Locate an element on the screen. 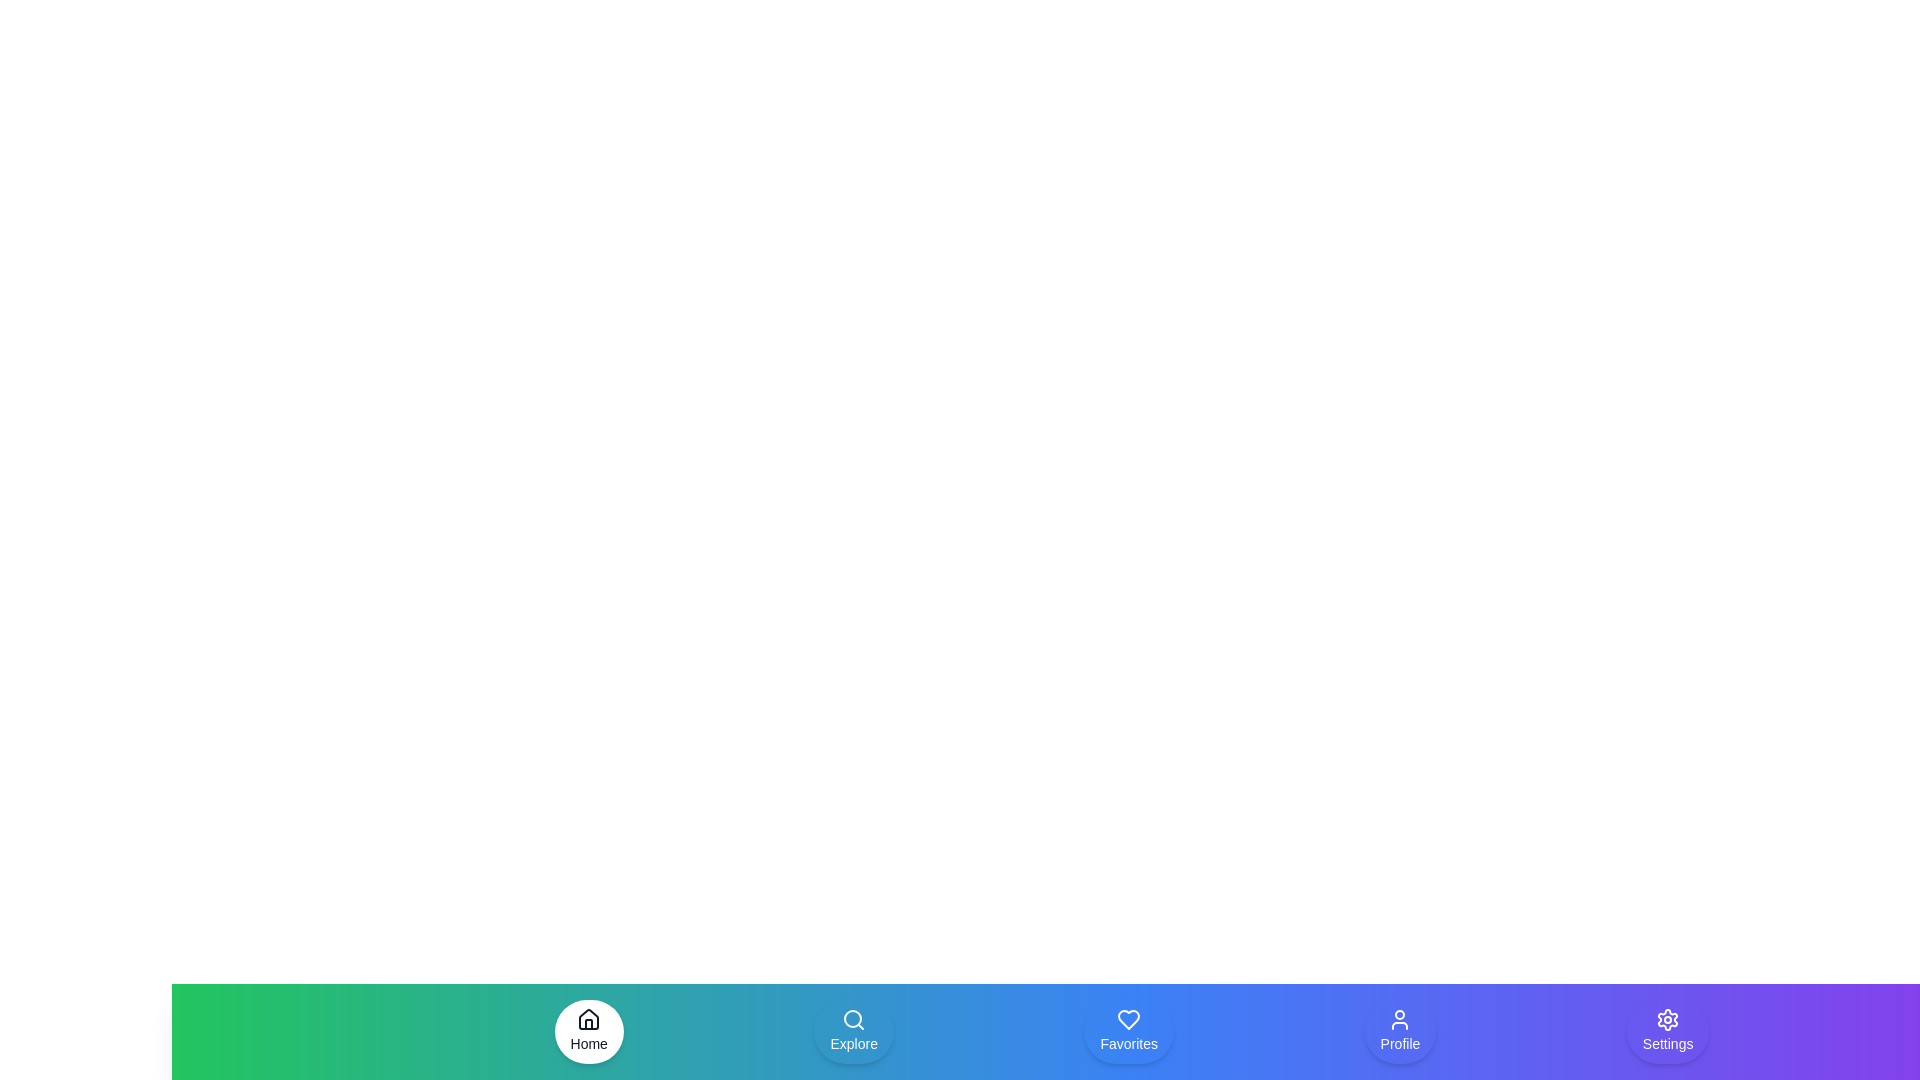 The width and height of the screenshot is (1920, 1080). the button labeled Profile to observe its visual state change is located at coordinates (1399, 1032).